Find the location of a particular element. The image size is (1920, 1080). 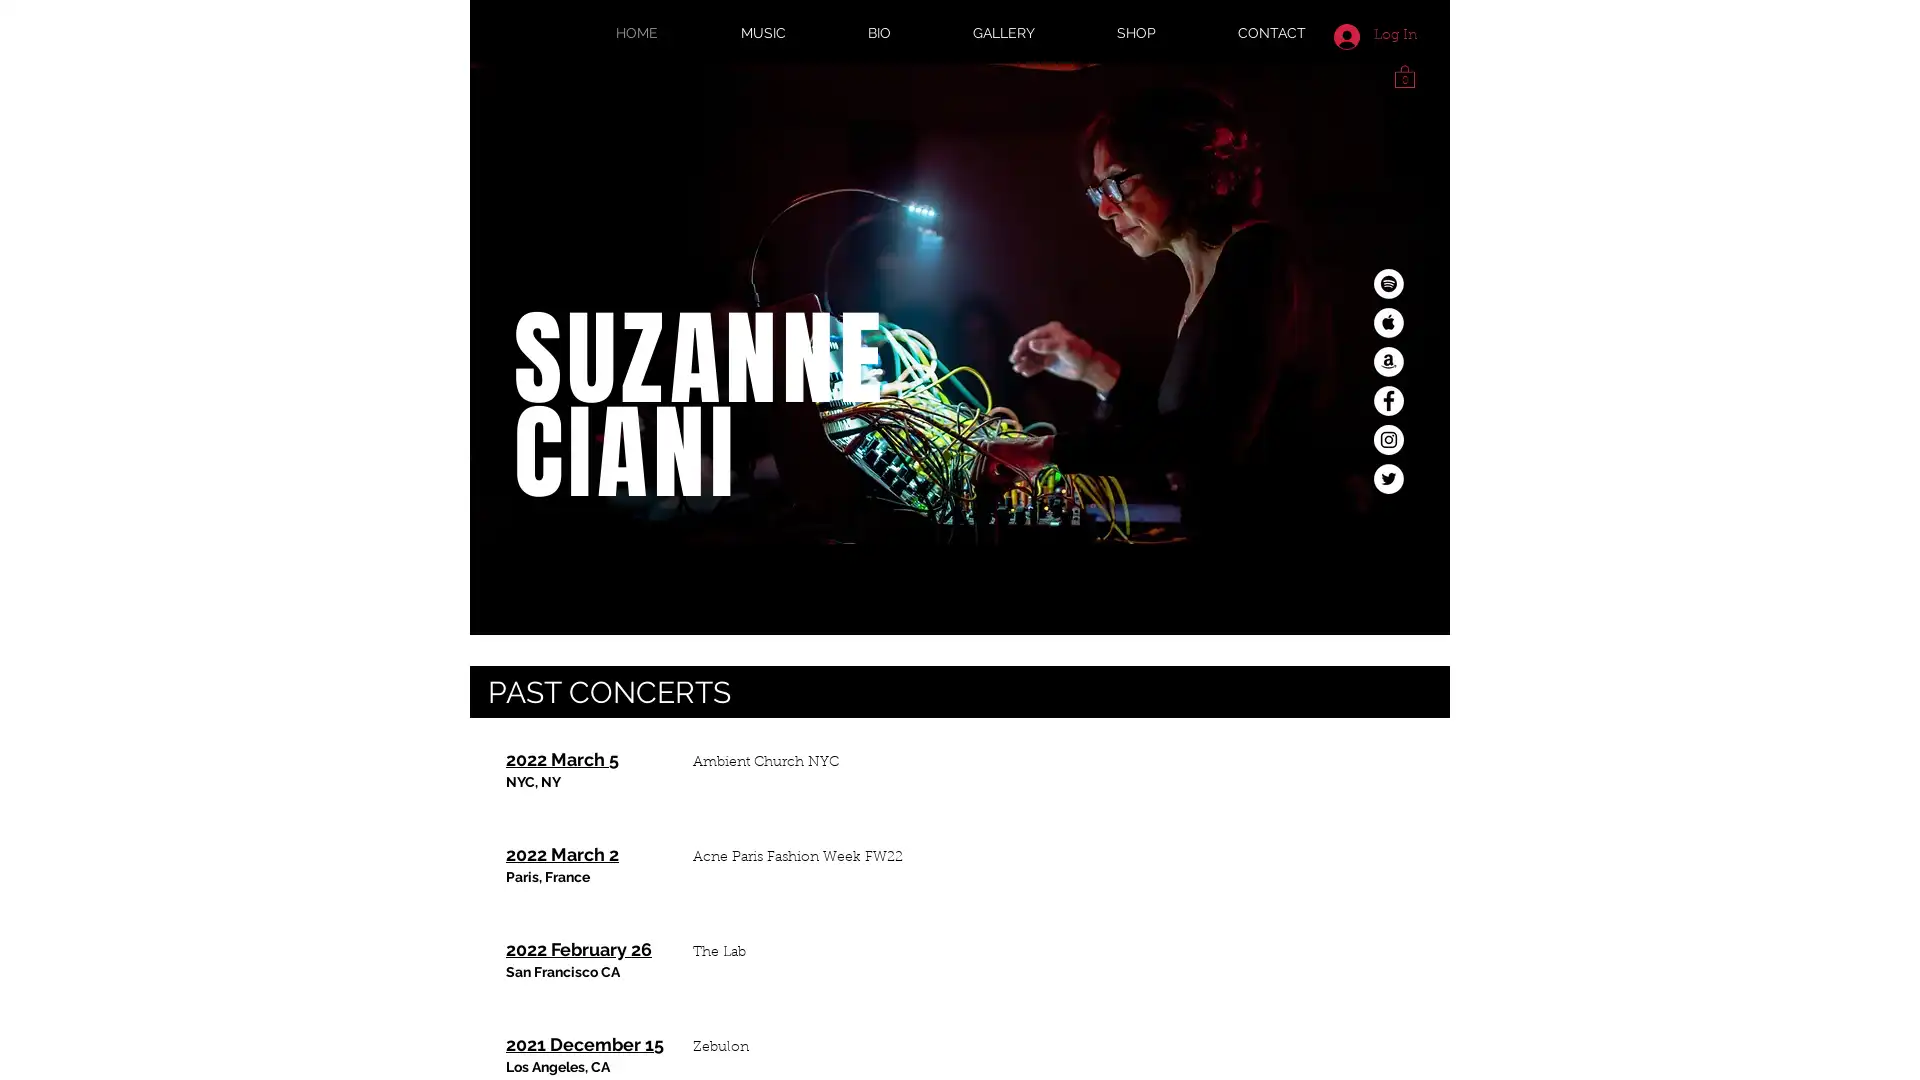

Cart with 0 items is located at coordinates (1404, 74).